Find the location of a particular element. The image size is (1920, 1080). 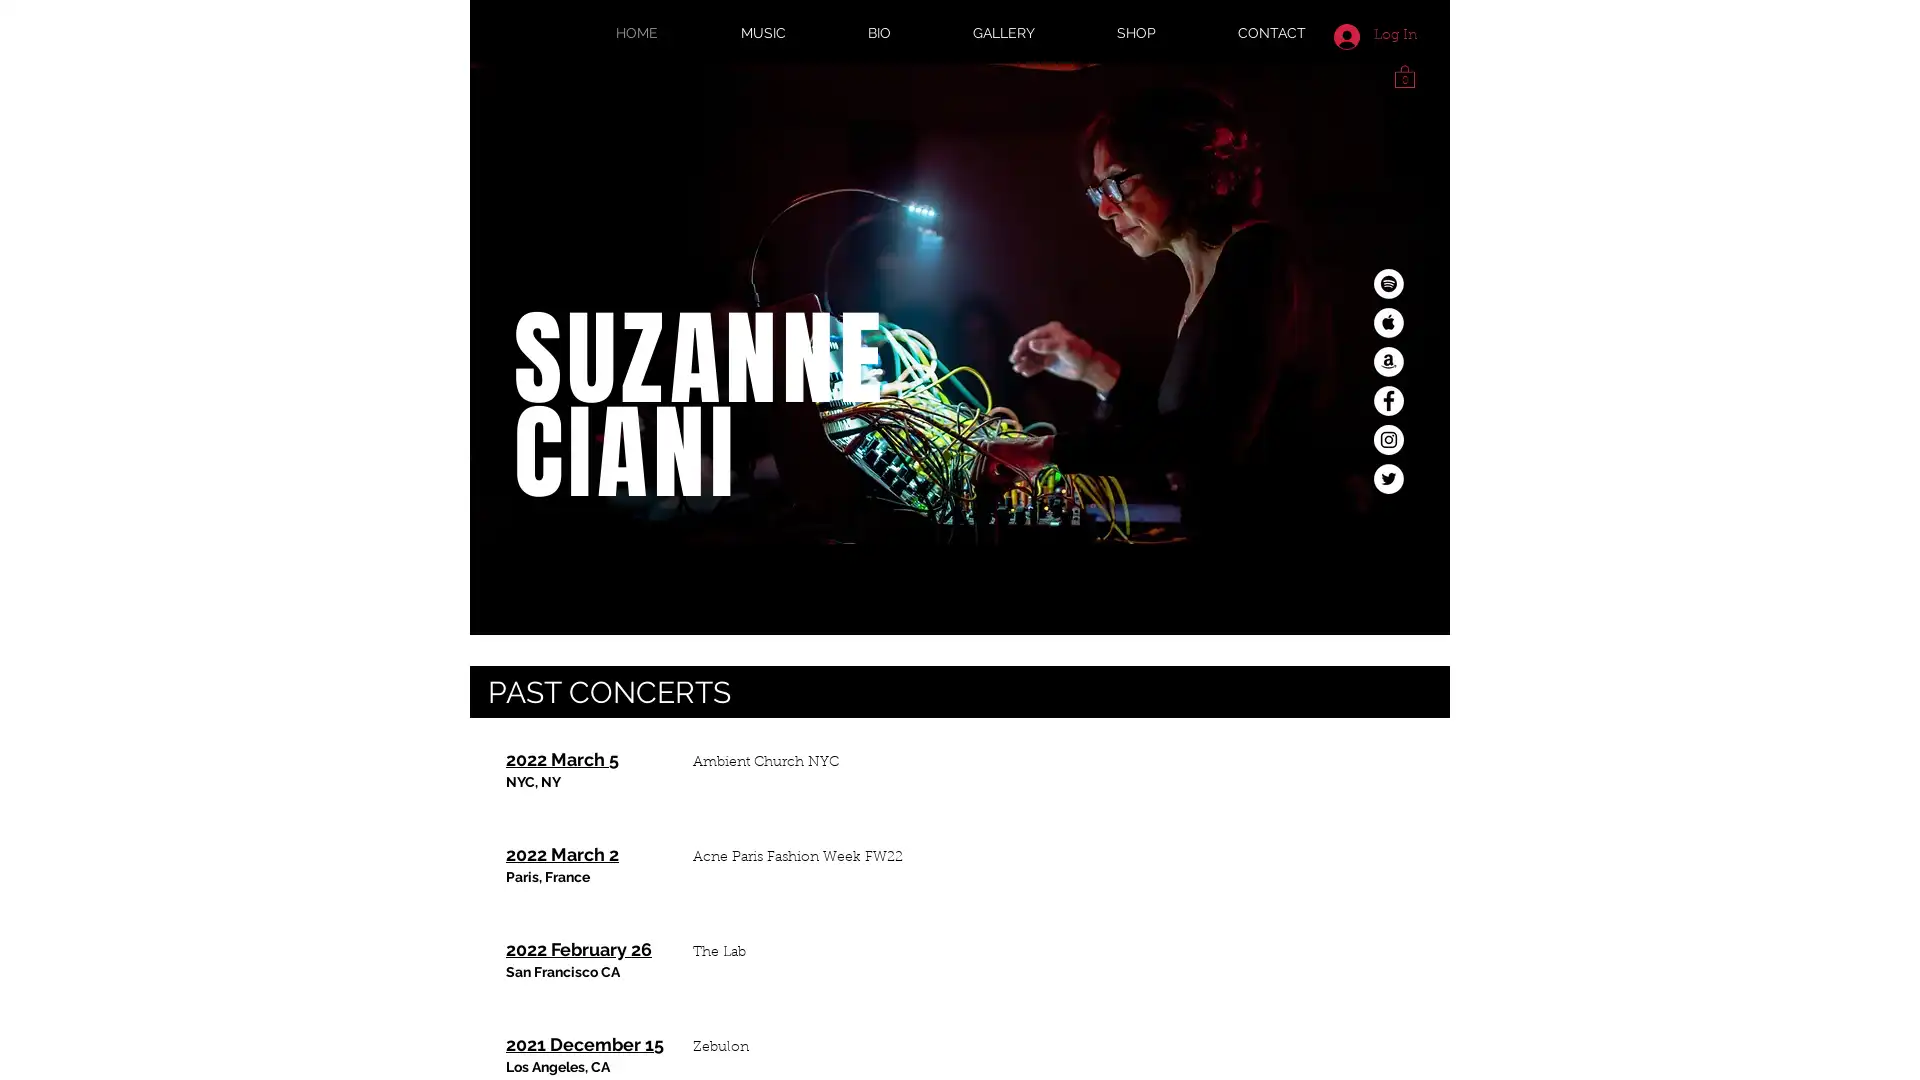

Cart with 0 items is located at coordinates (1404, 74).